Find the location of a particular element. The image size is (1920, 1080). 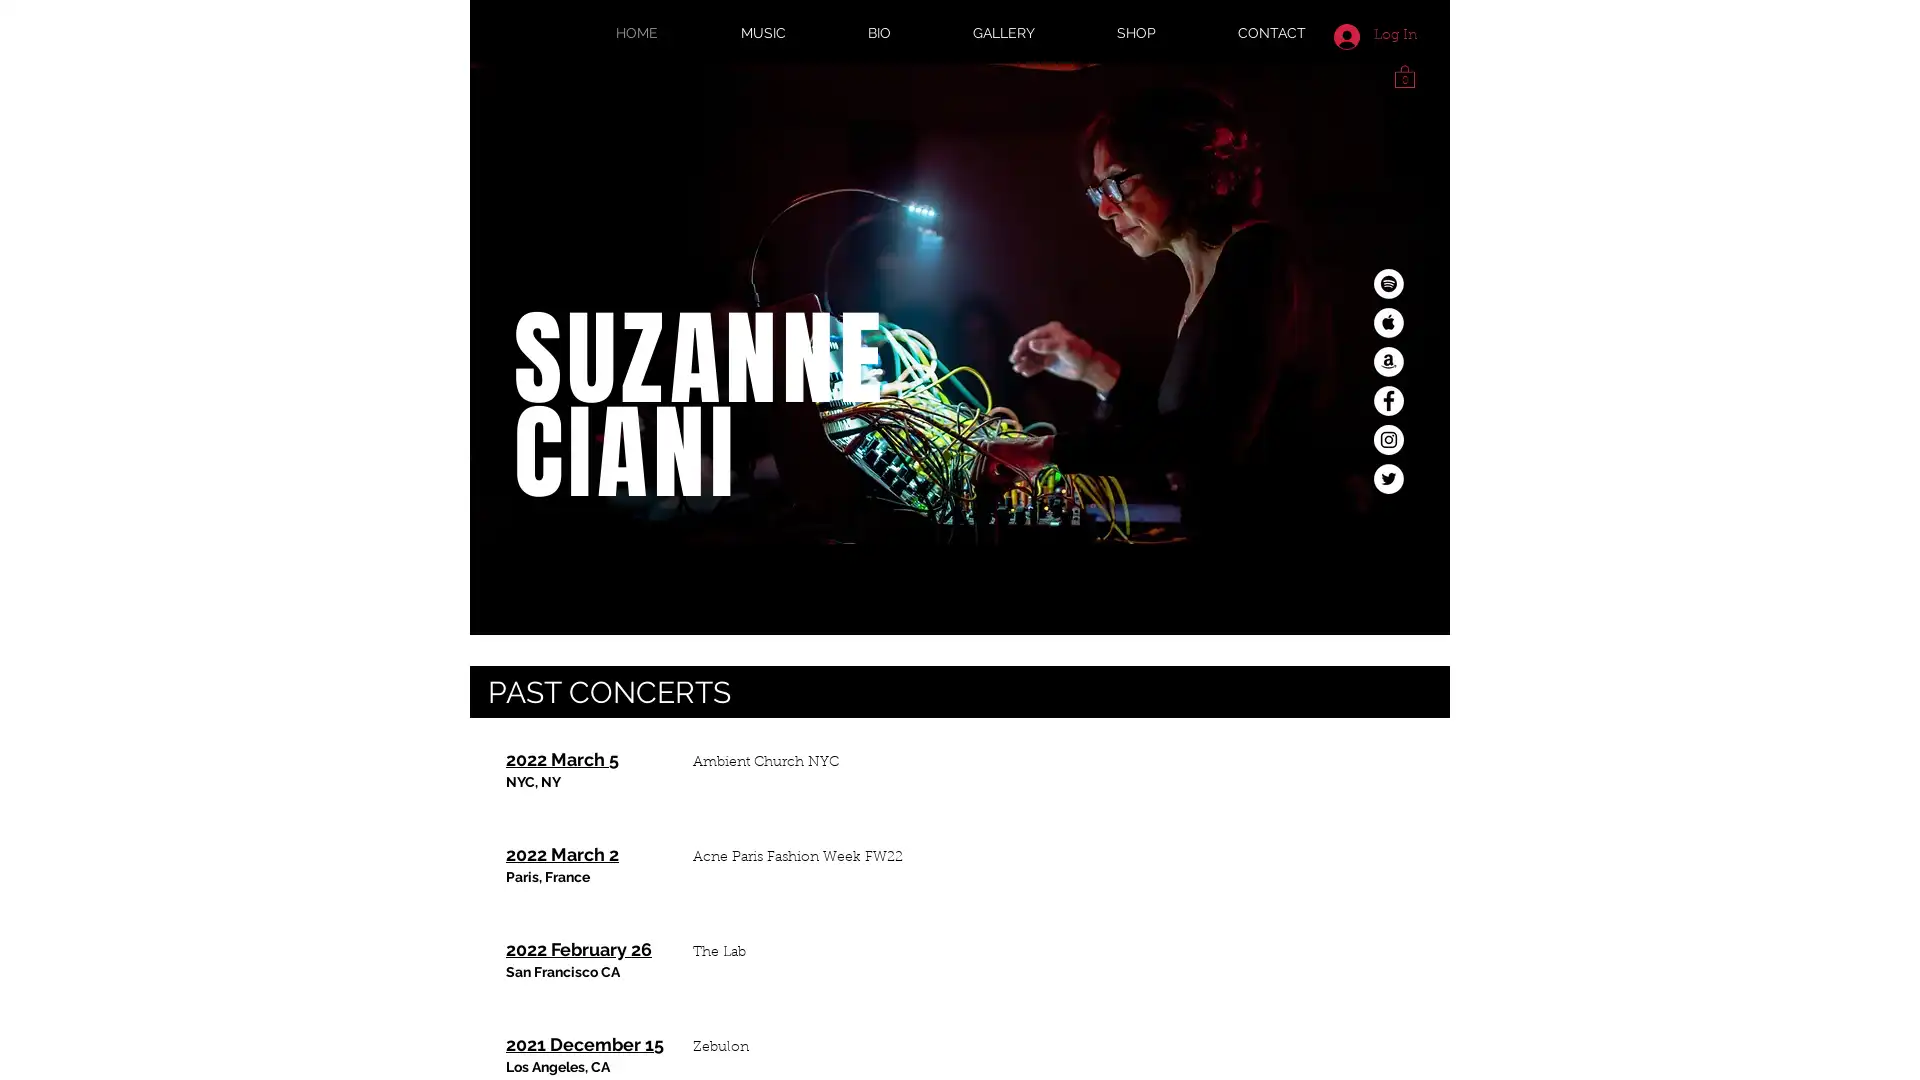

Cart with 0 items is located at coordinates (1404, 74).